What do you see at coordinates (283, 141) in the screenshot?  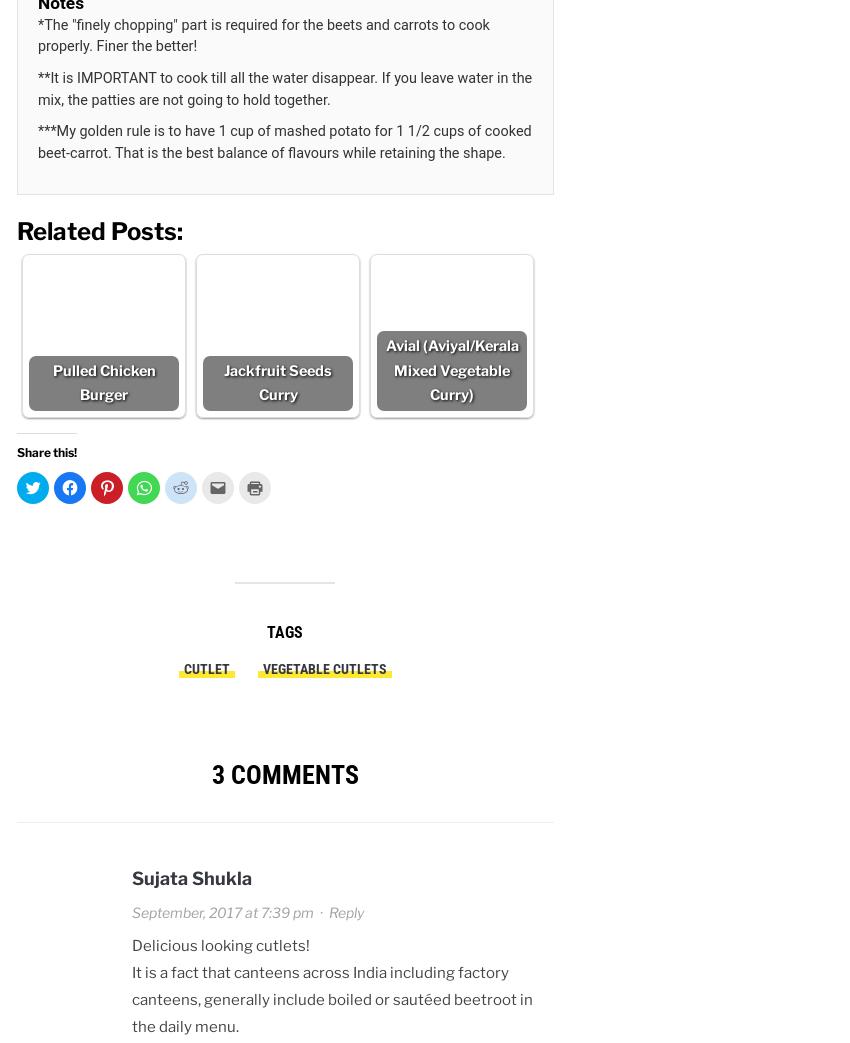 I see `'***My golden rule is to have 1 cup of mashed potato for 1 1/2 cups of cooked beet-carrot. That is the best balance of flavours while retaining the shape.'` at bounding box center [283, 141].